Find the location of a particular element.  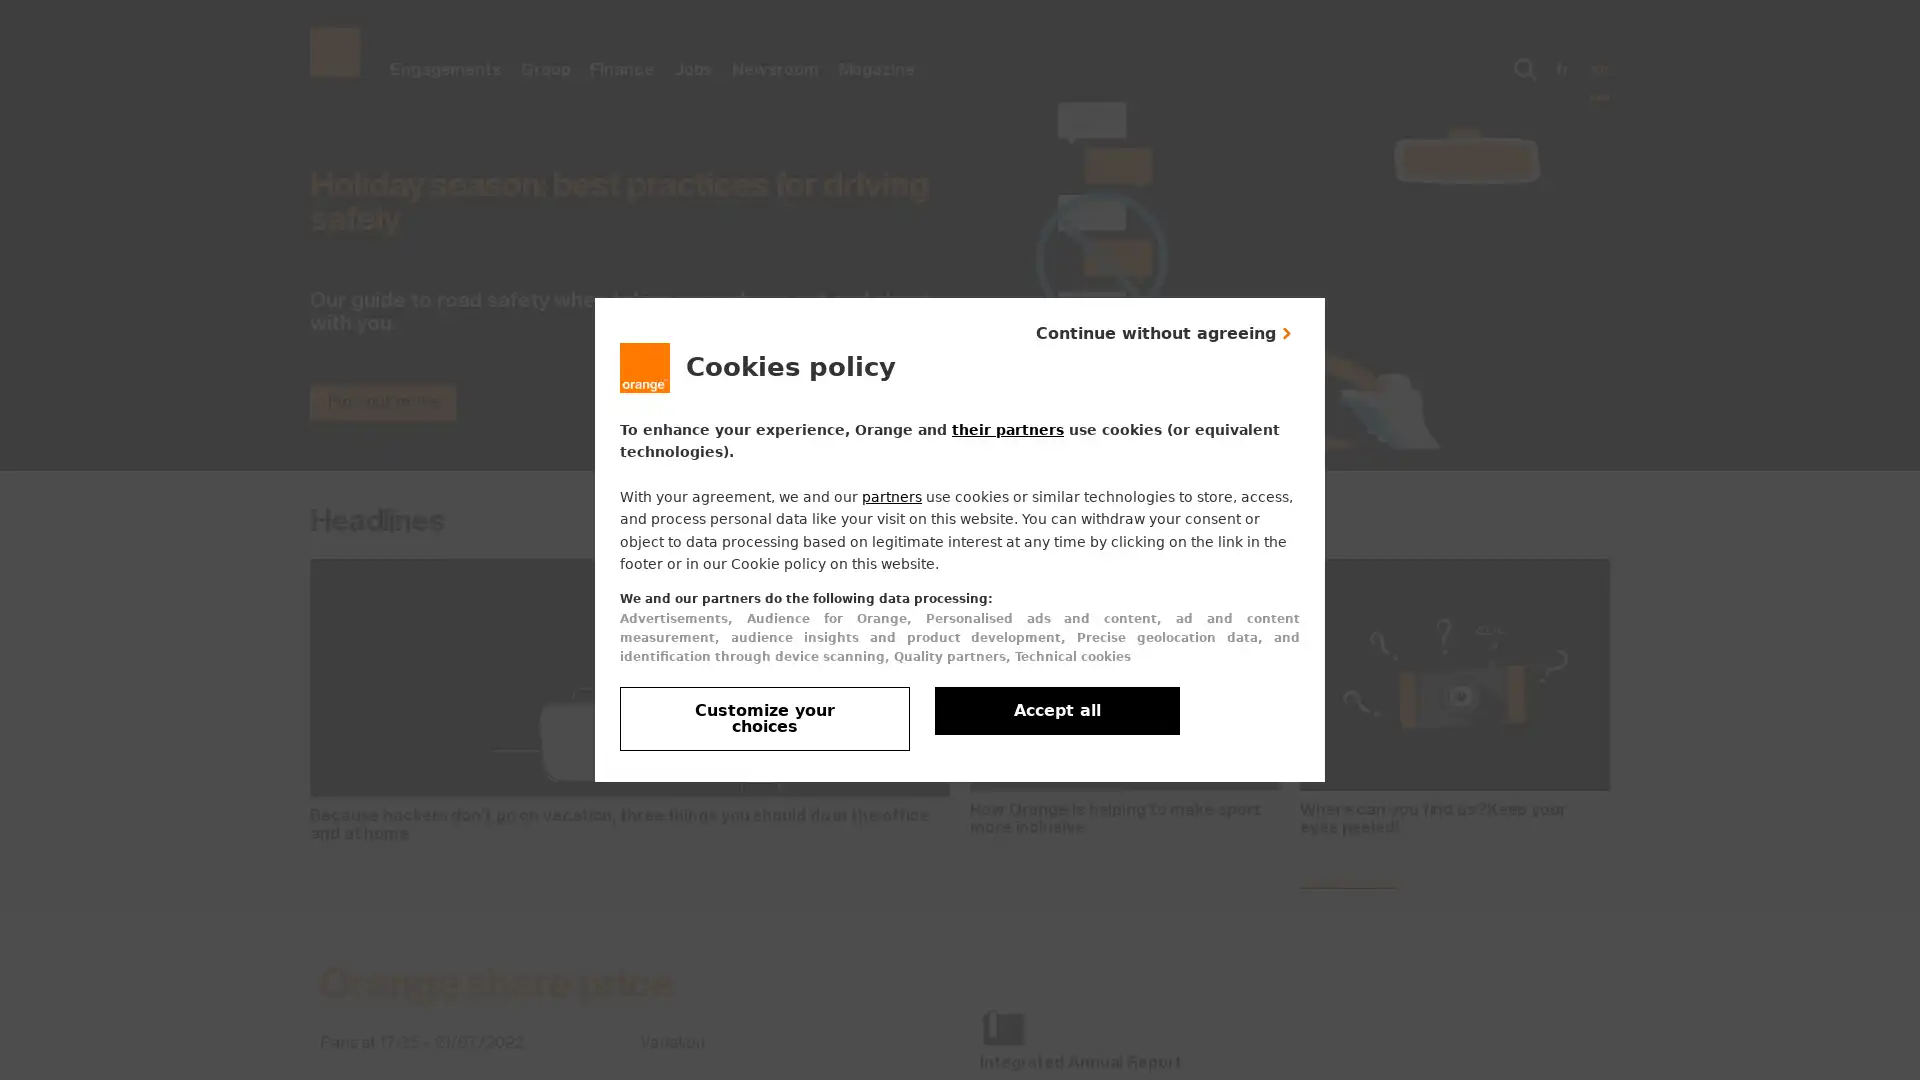

Configure your consents is located at coordinates (763, 717).